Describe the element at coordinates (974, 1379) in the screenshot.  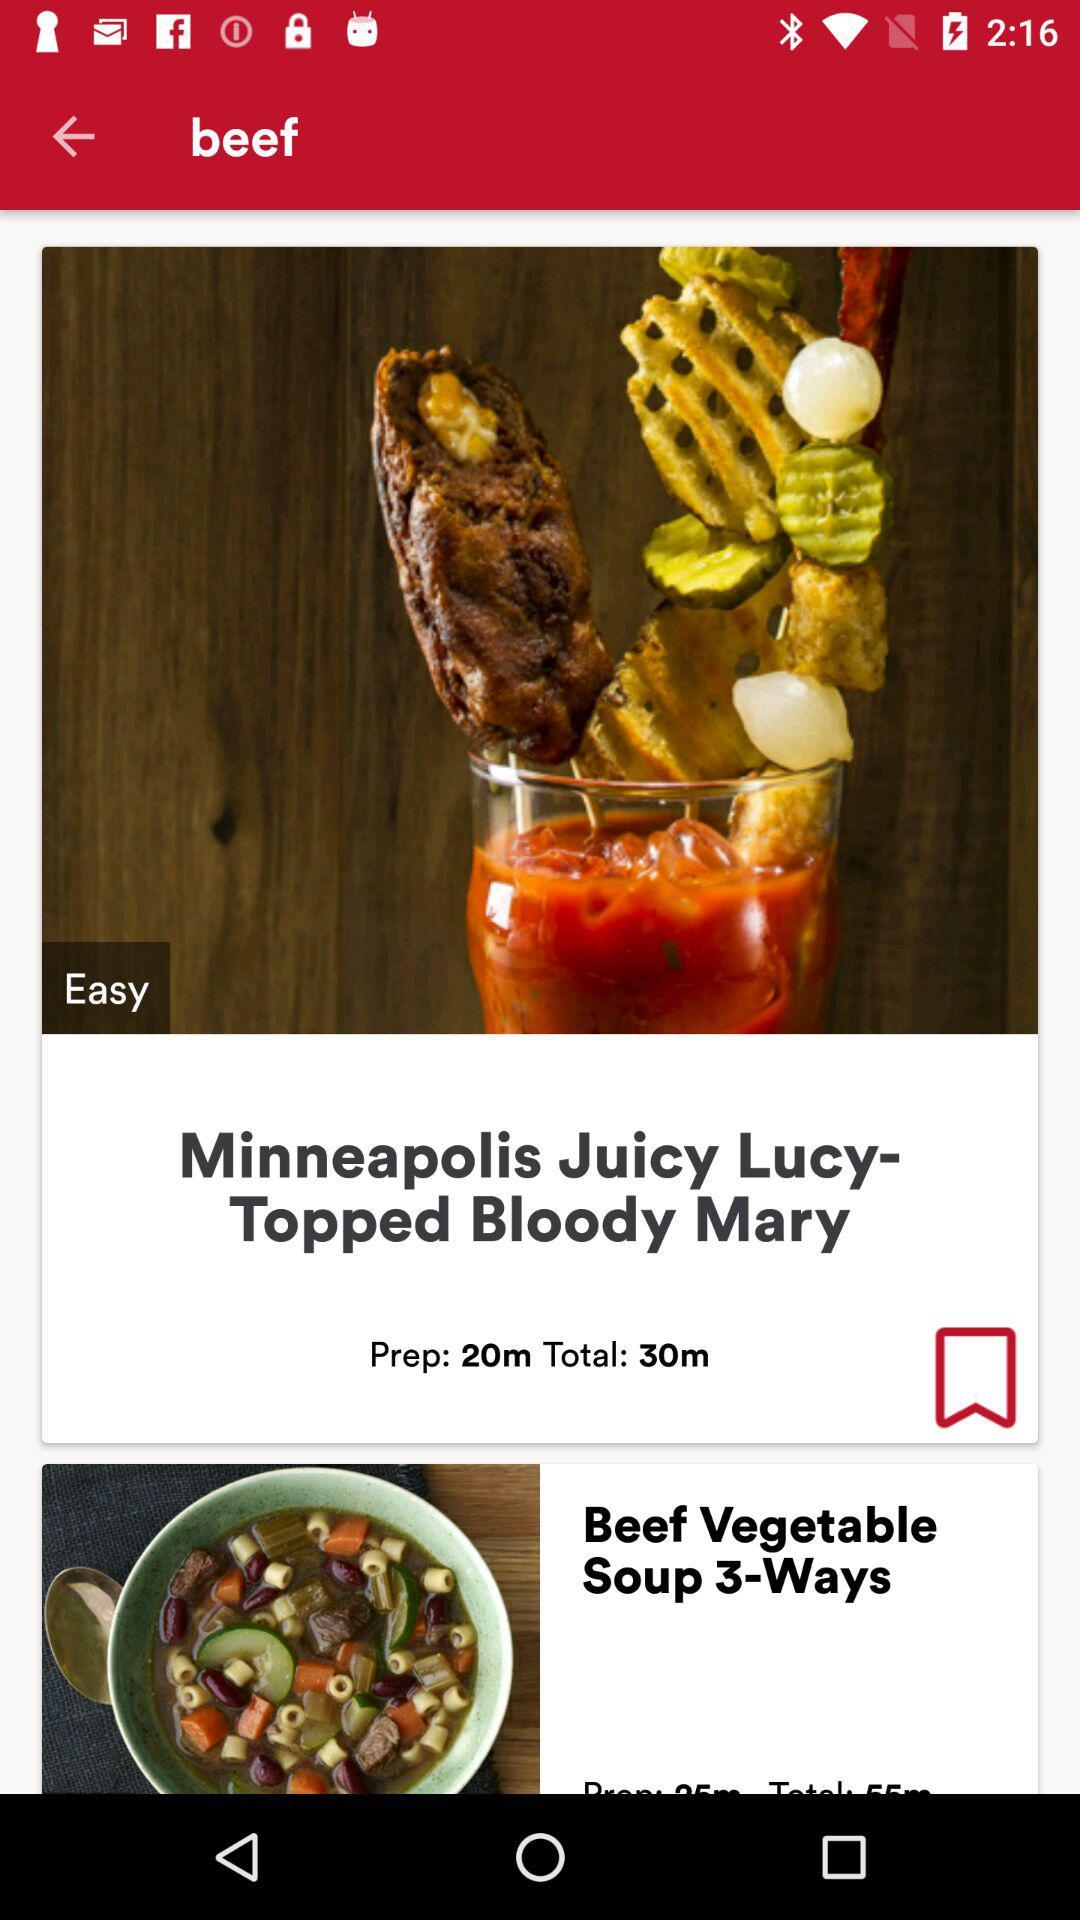
I see `the item above the beef vegetable soup item` at that location.